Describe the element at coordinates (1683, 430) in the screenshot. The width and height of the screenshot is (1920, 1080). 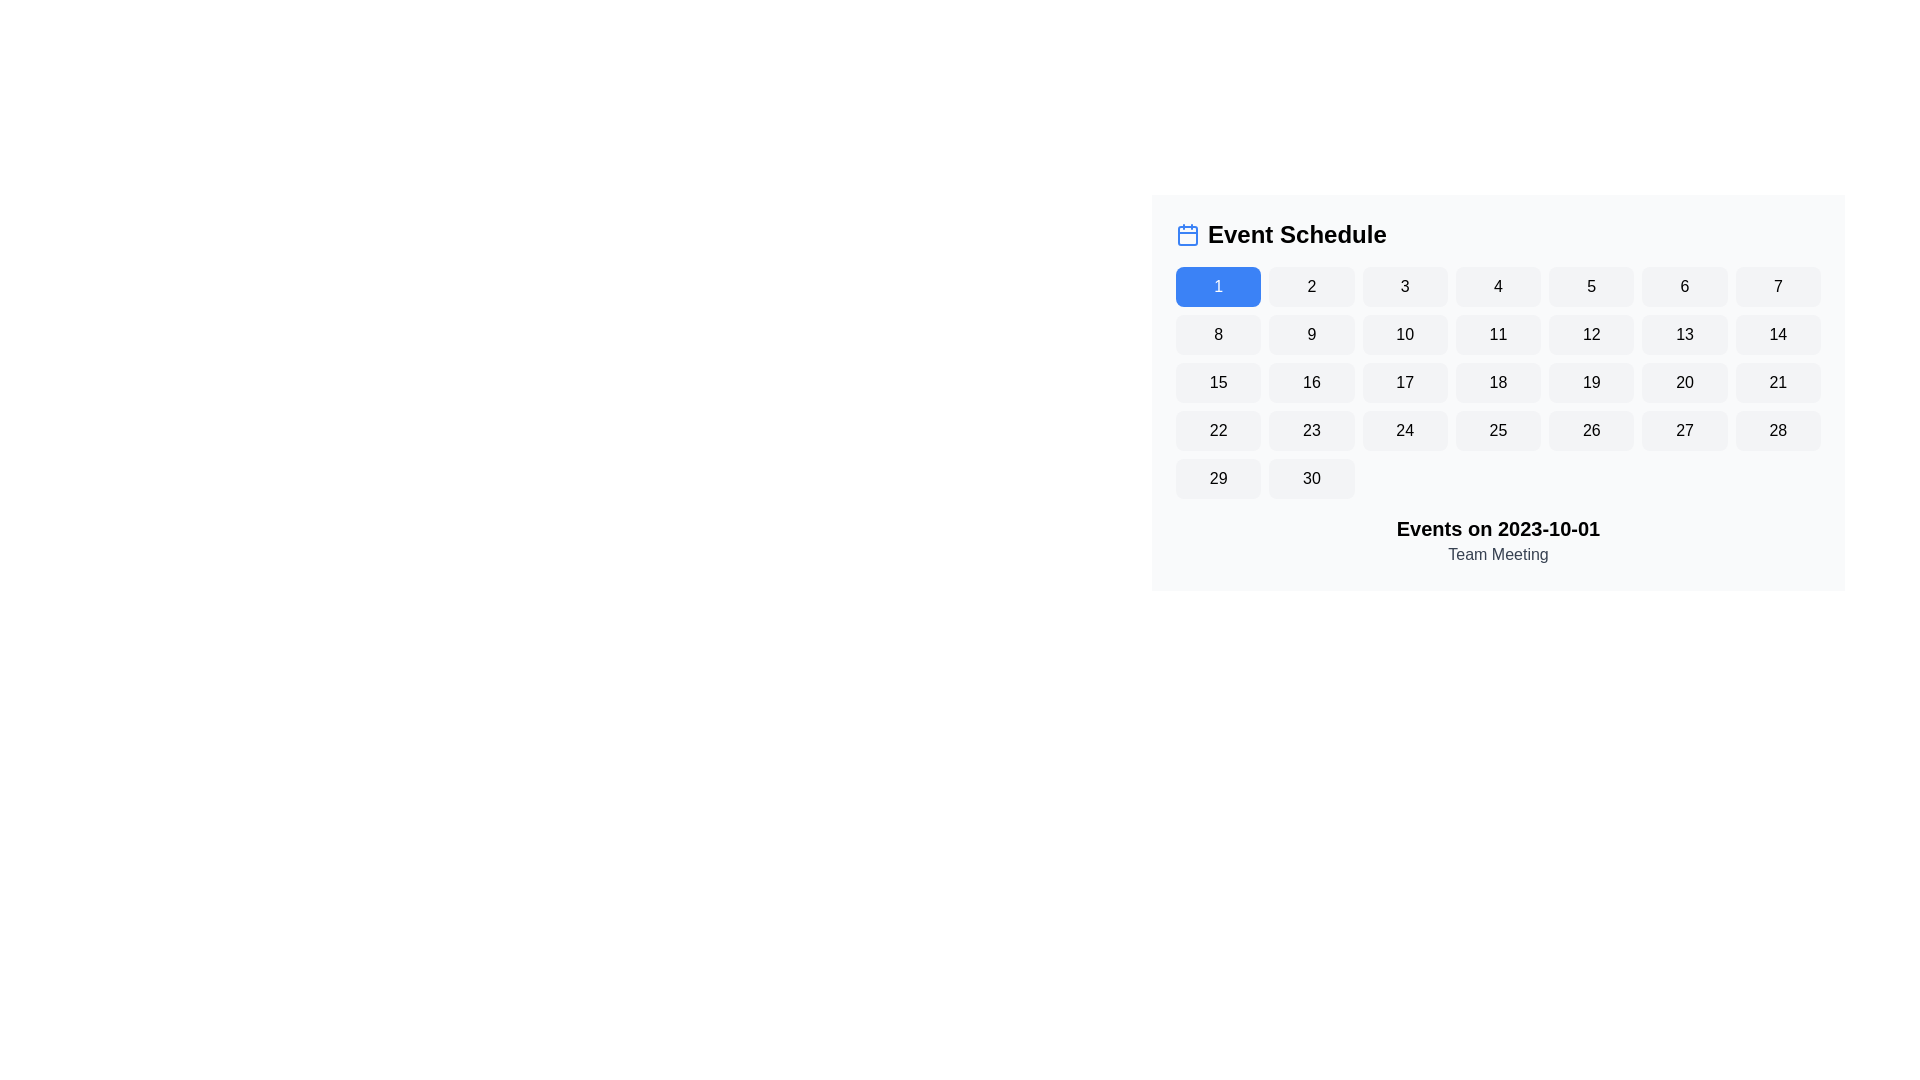
I see `the calendar date button representing the date '27'` at that location.